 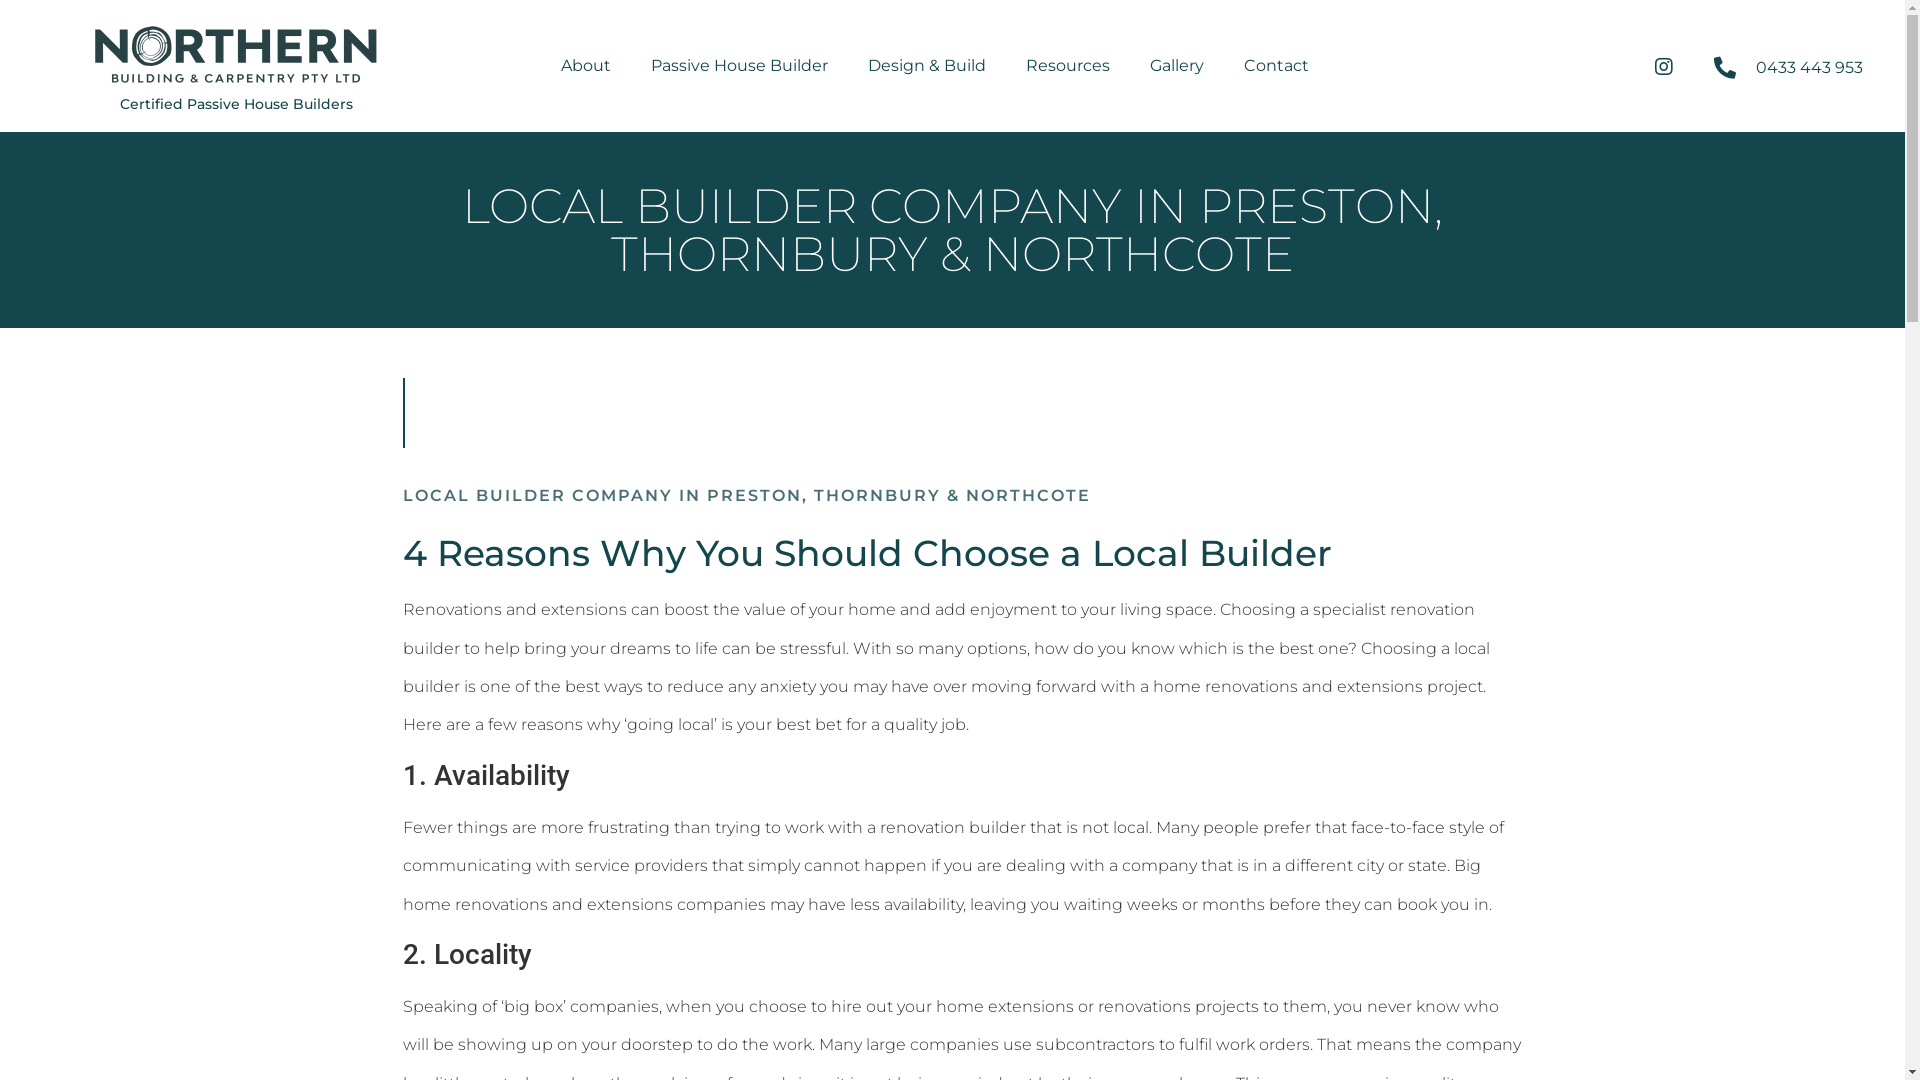 What do you see at coordinates (738, 64) in the screenshot?
I see `'Passive House Builder'` at bounding box center [738, 64].